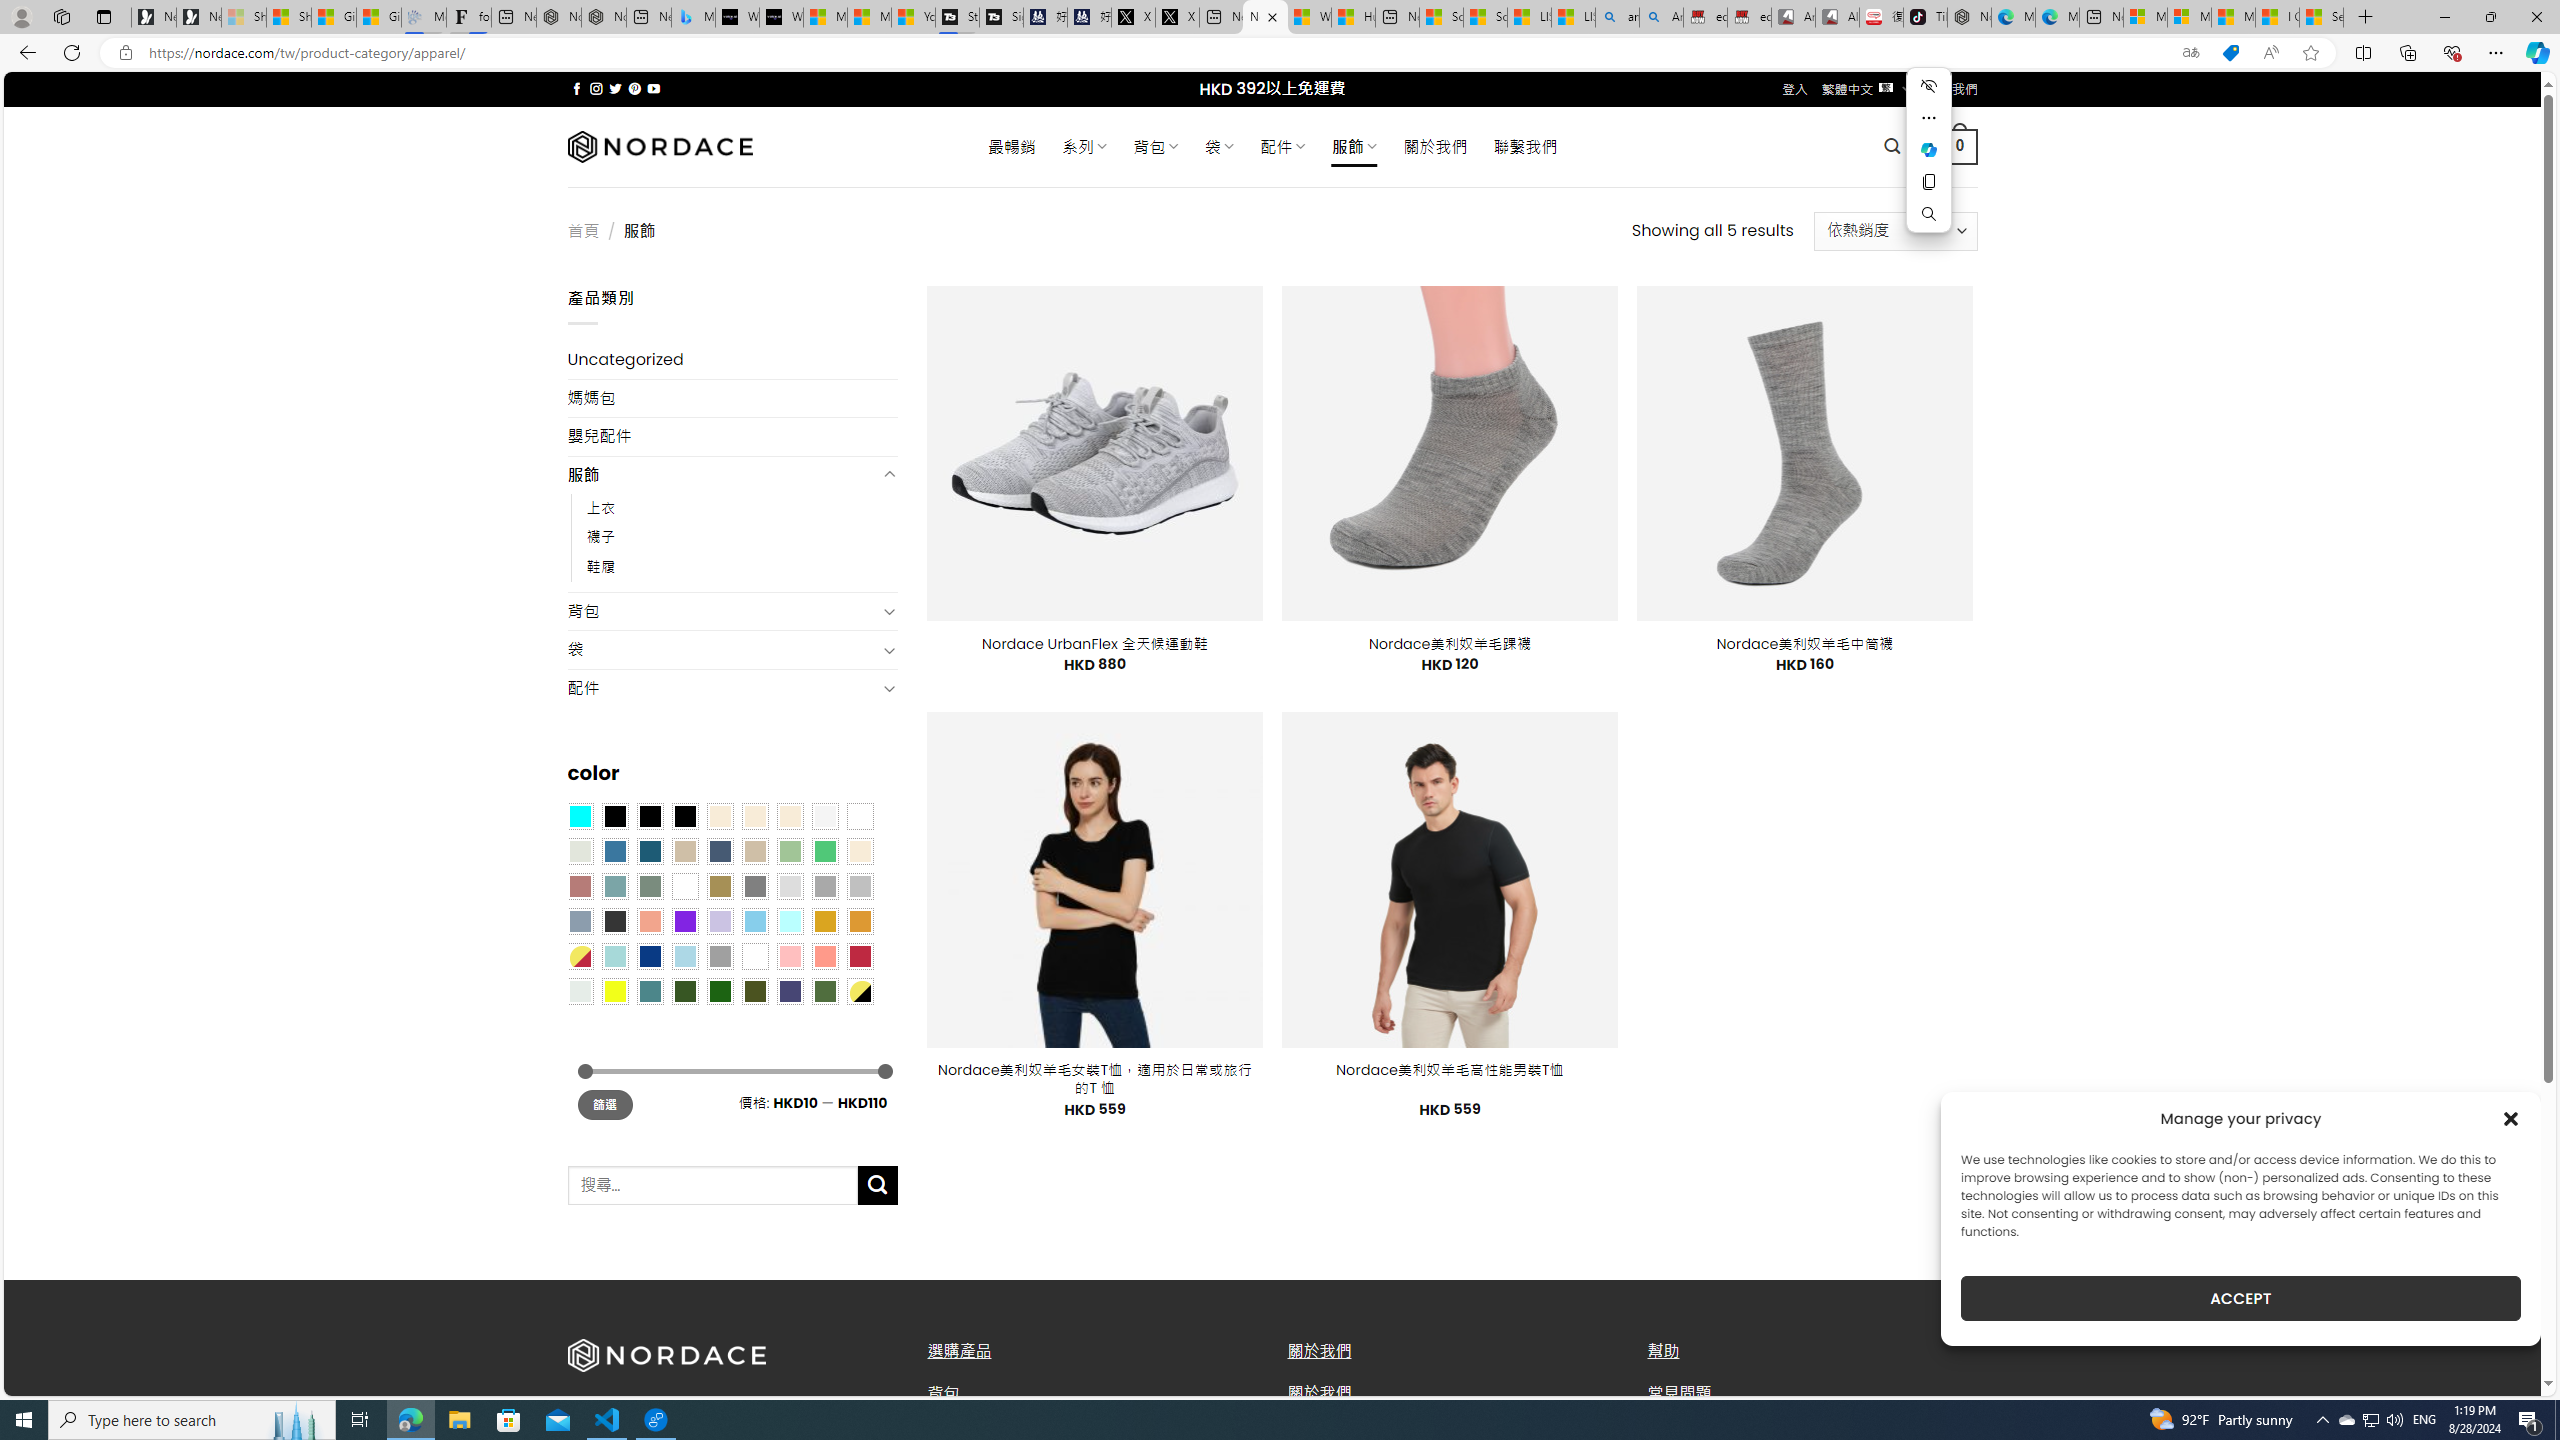 The image size is (2560, 1440). What do you see at coordinates (595, 88) in the screenshot?
I see `'Follow on Instagram'` at bounding box center [595, 88].